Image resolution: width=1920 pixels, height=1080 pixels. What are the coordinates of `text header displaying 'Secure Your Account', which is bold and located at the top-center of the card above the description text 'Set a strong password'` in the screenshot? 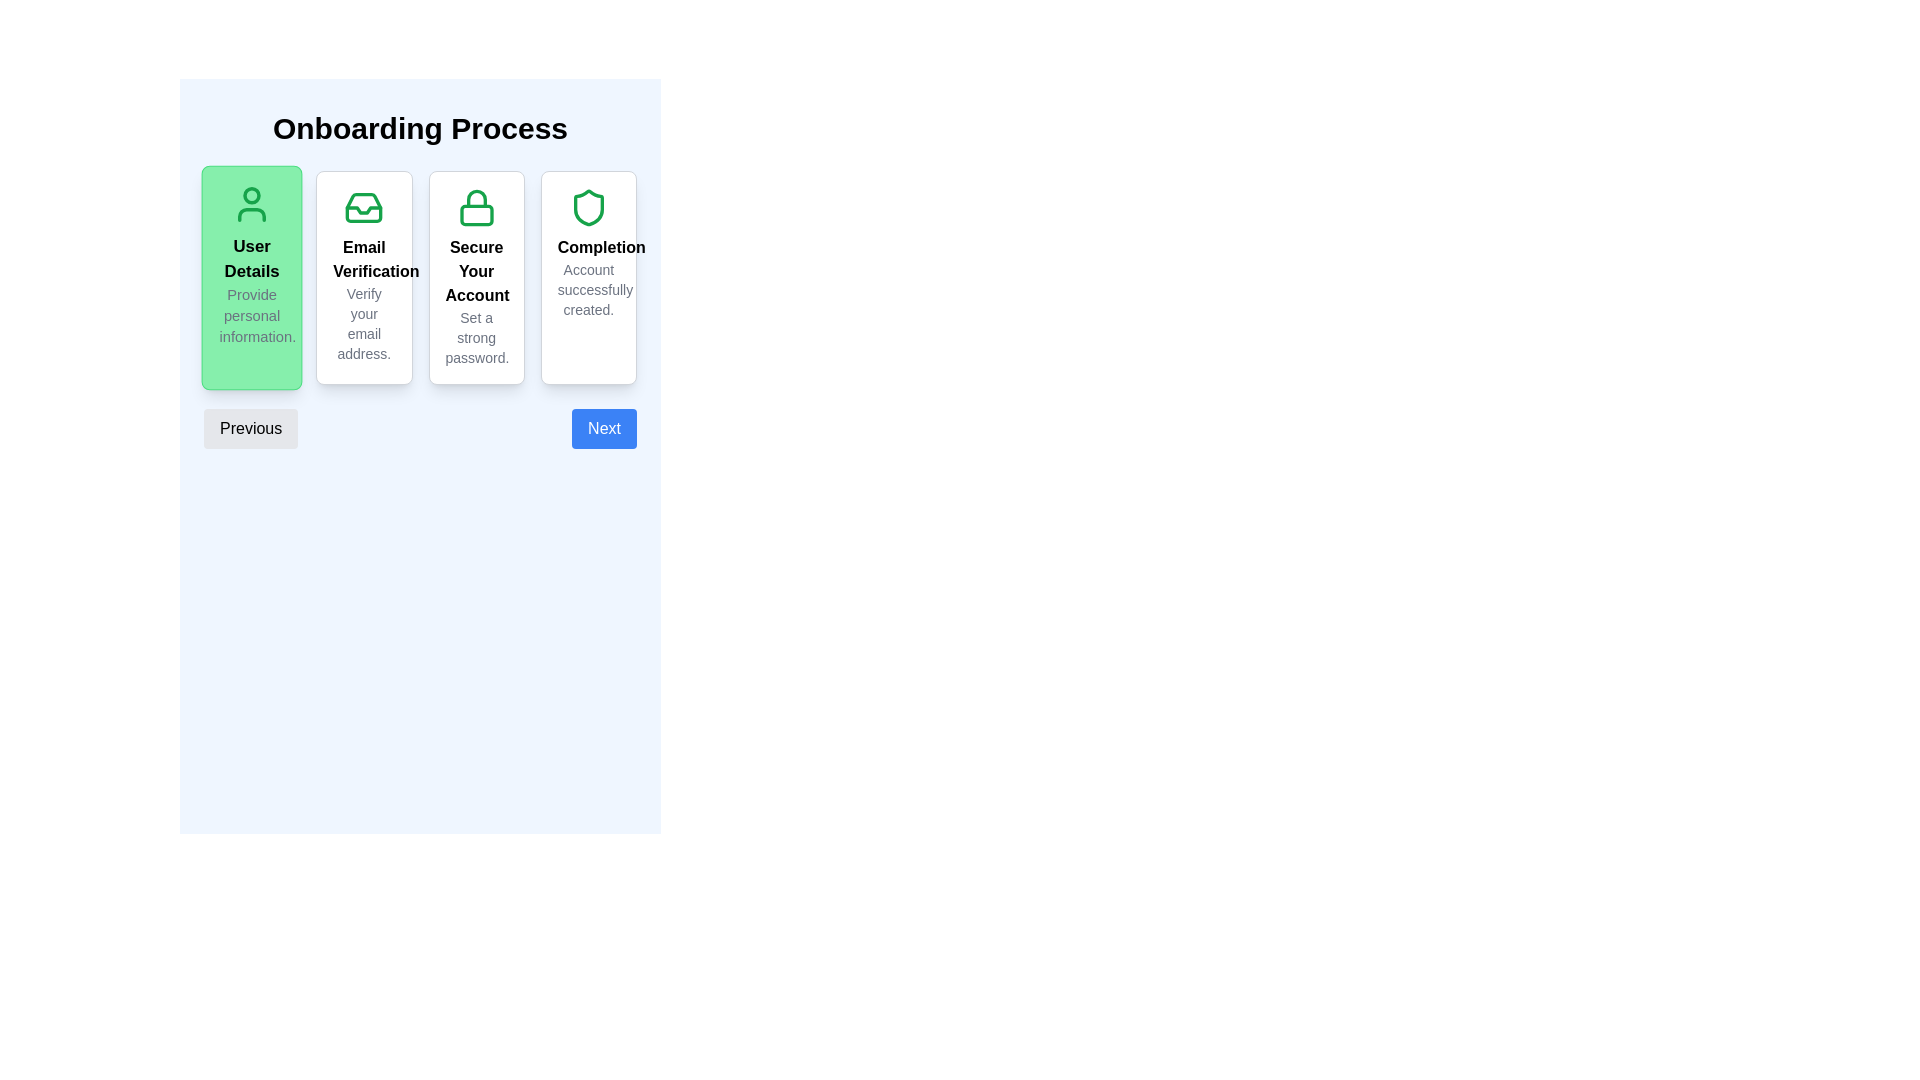 It's located at (475, 272).